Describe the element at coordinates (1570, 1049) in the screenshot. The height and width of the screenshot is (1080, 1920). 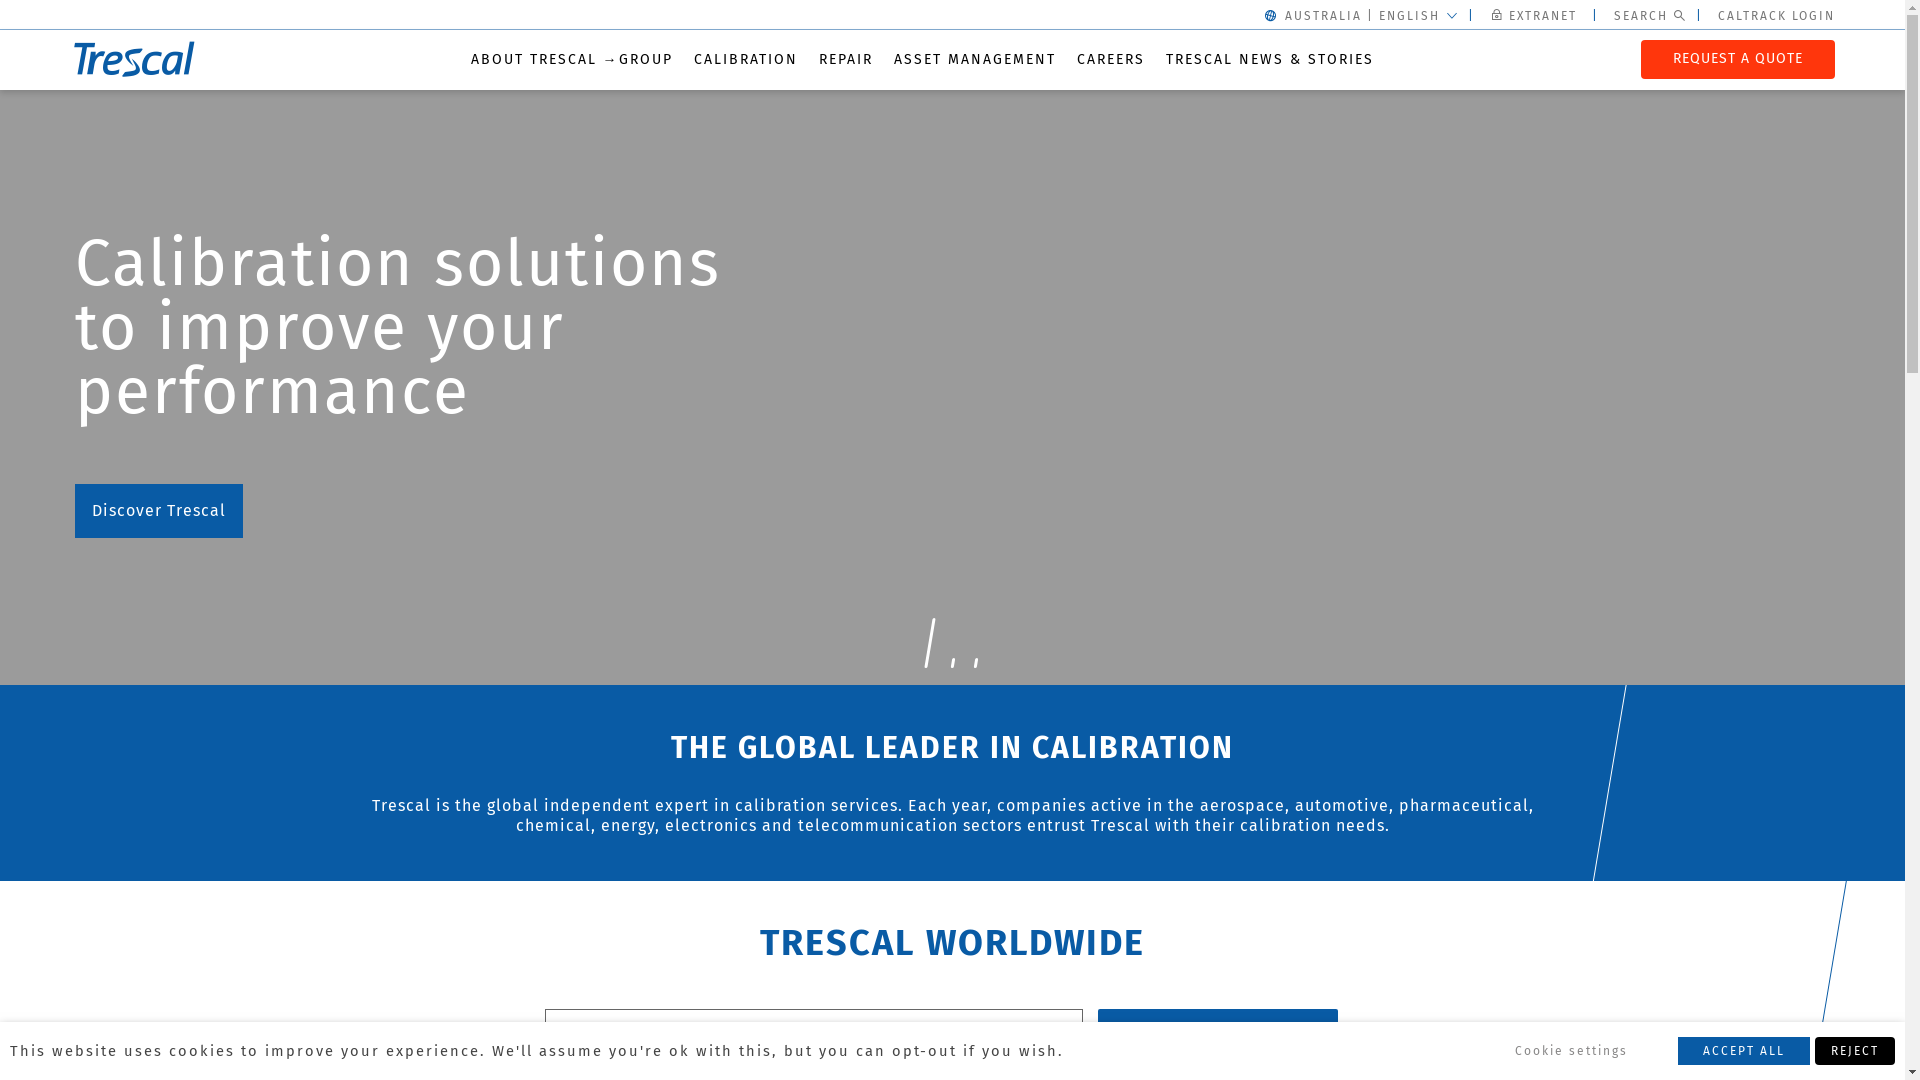
I see `'Cookie settings'` at that location.